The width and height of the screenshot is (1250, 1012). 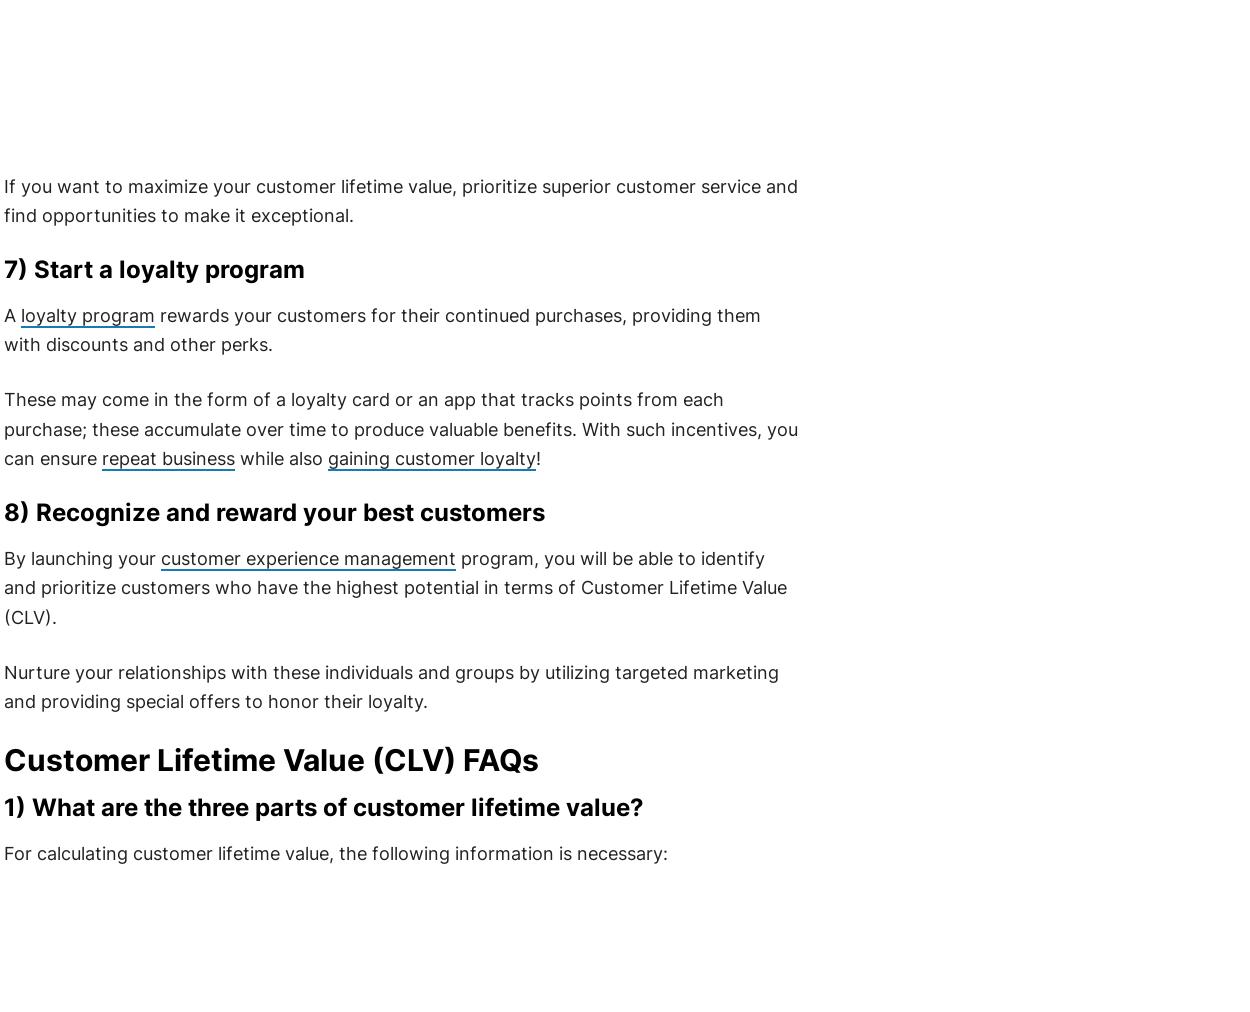 What do you see at coordinates (11, 313) in the screenshot?
I see `'A'` at bounding box center [11, 313].